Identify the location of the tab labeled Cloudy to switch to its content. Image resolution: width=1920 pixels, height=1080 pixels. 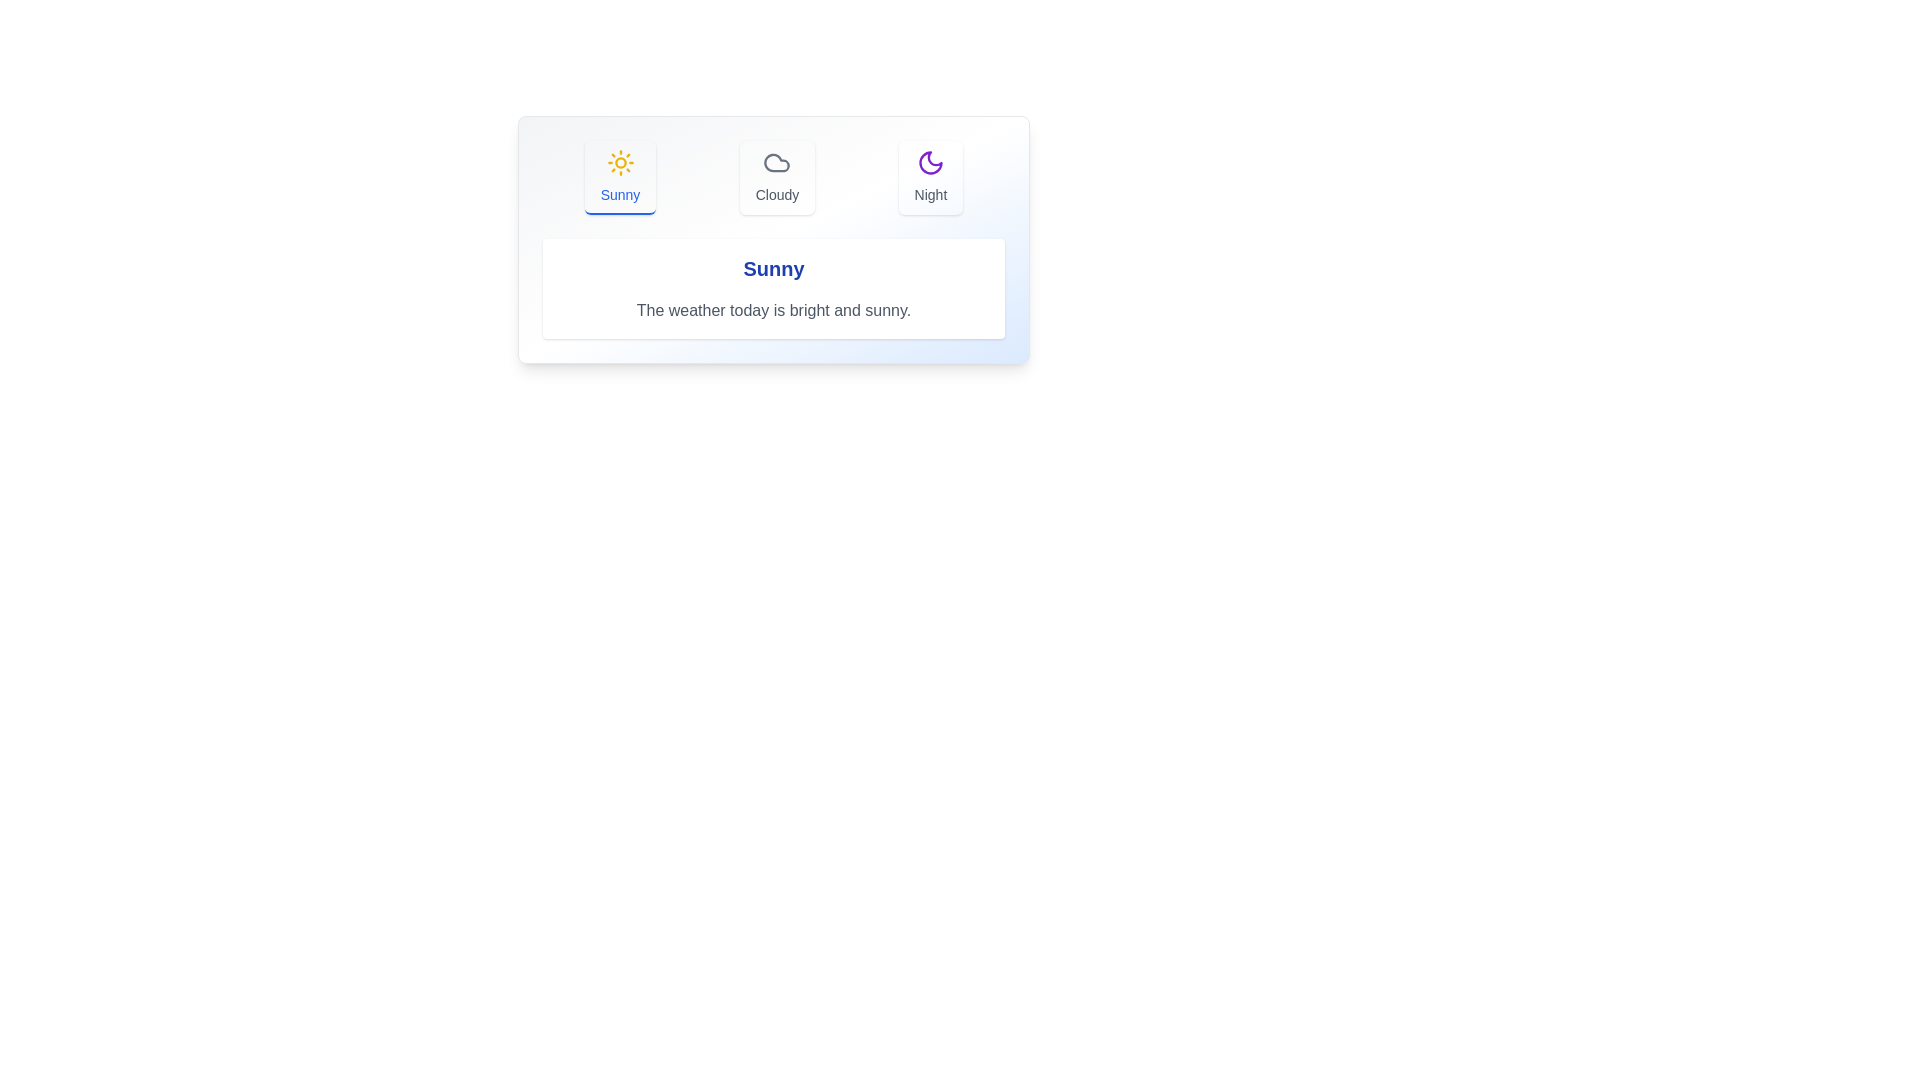
(776, 176).